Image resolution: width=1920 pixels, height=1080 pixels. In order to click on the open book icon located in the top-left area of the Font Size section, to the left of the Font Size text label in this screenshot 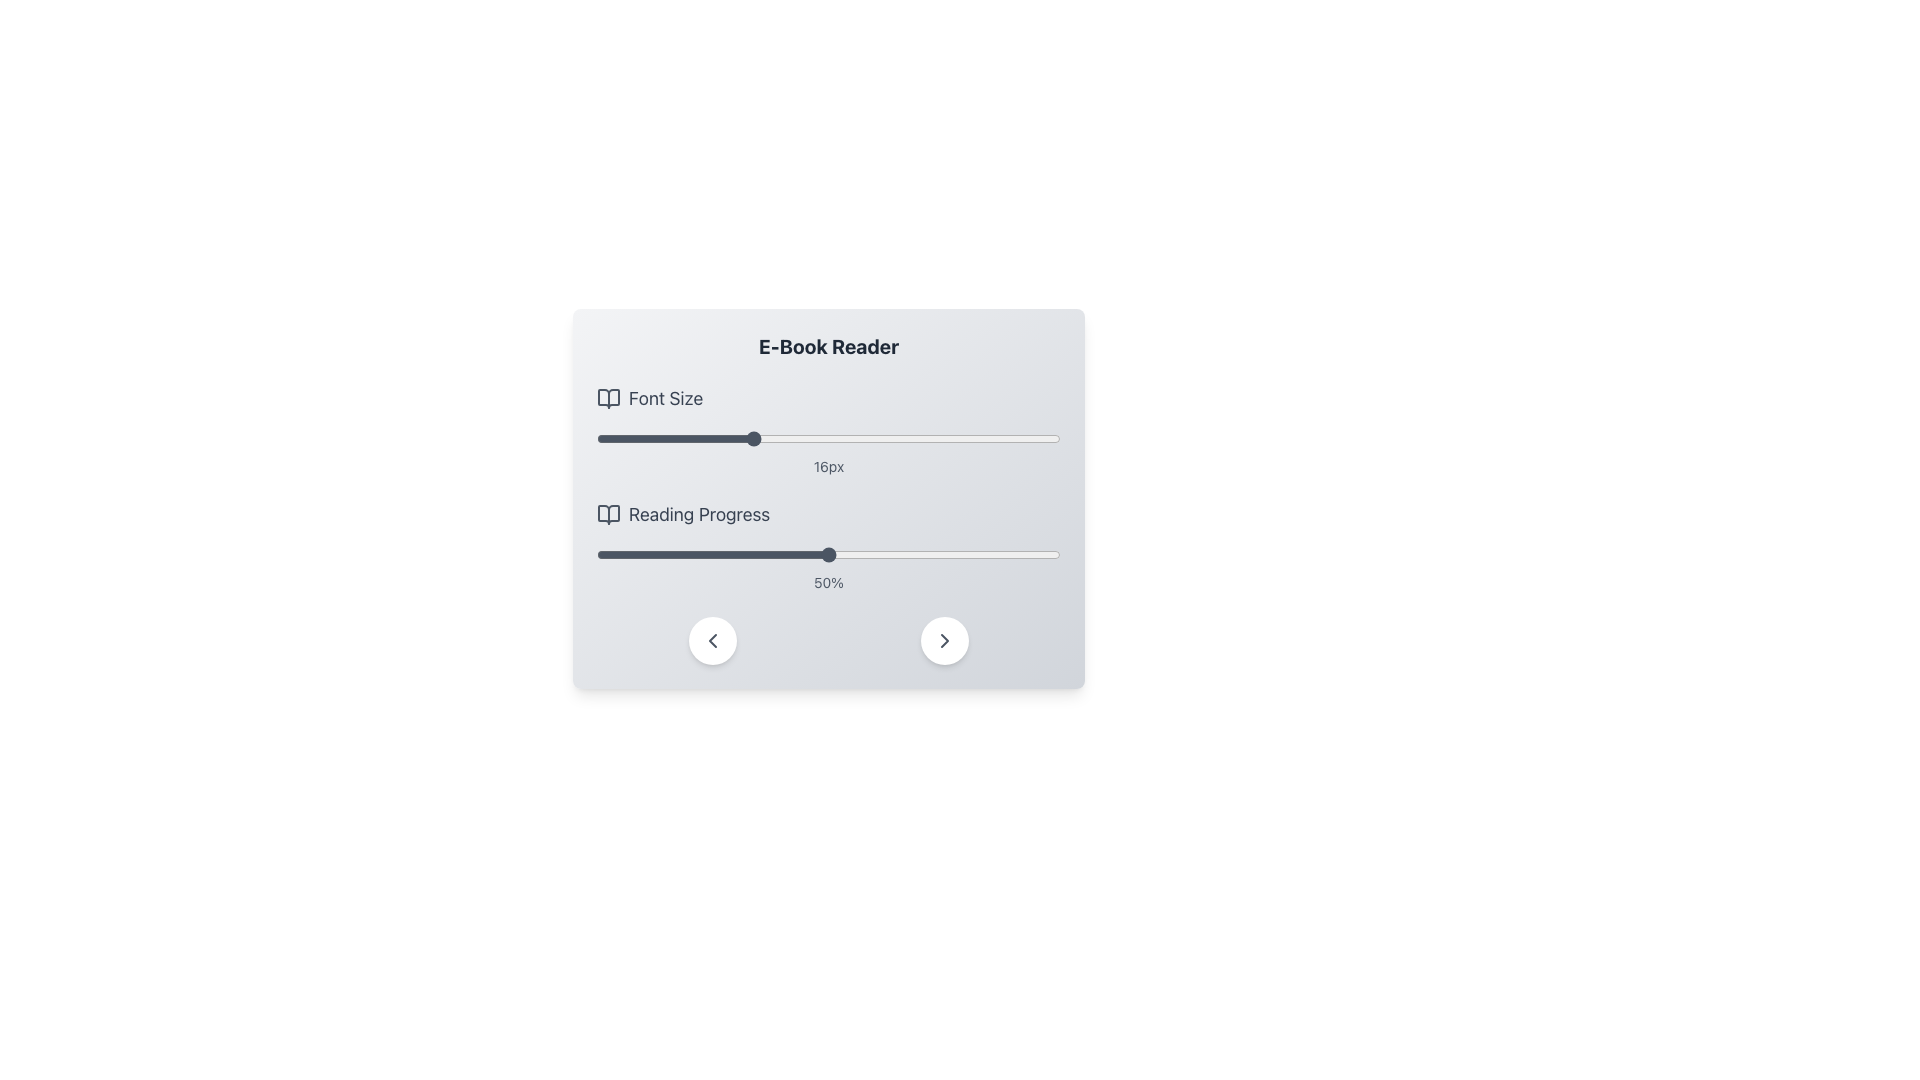, I will do `click(608, 398)`.